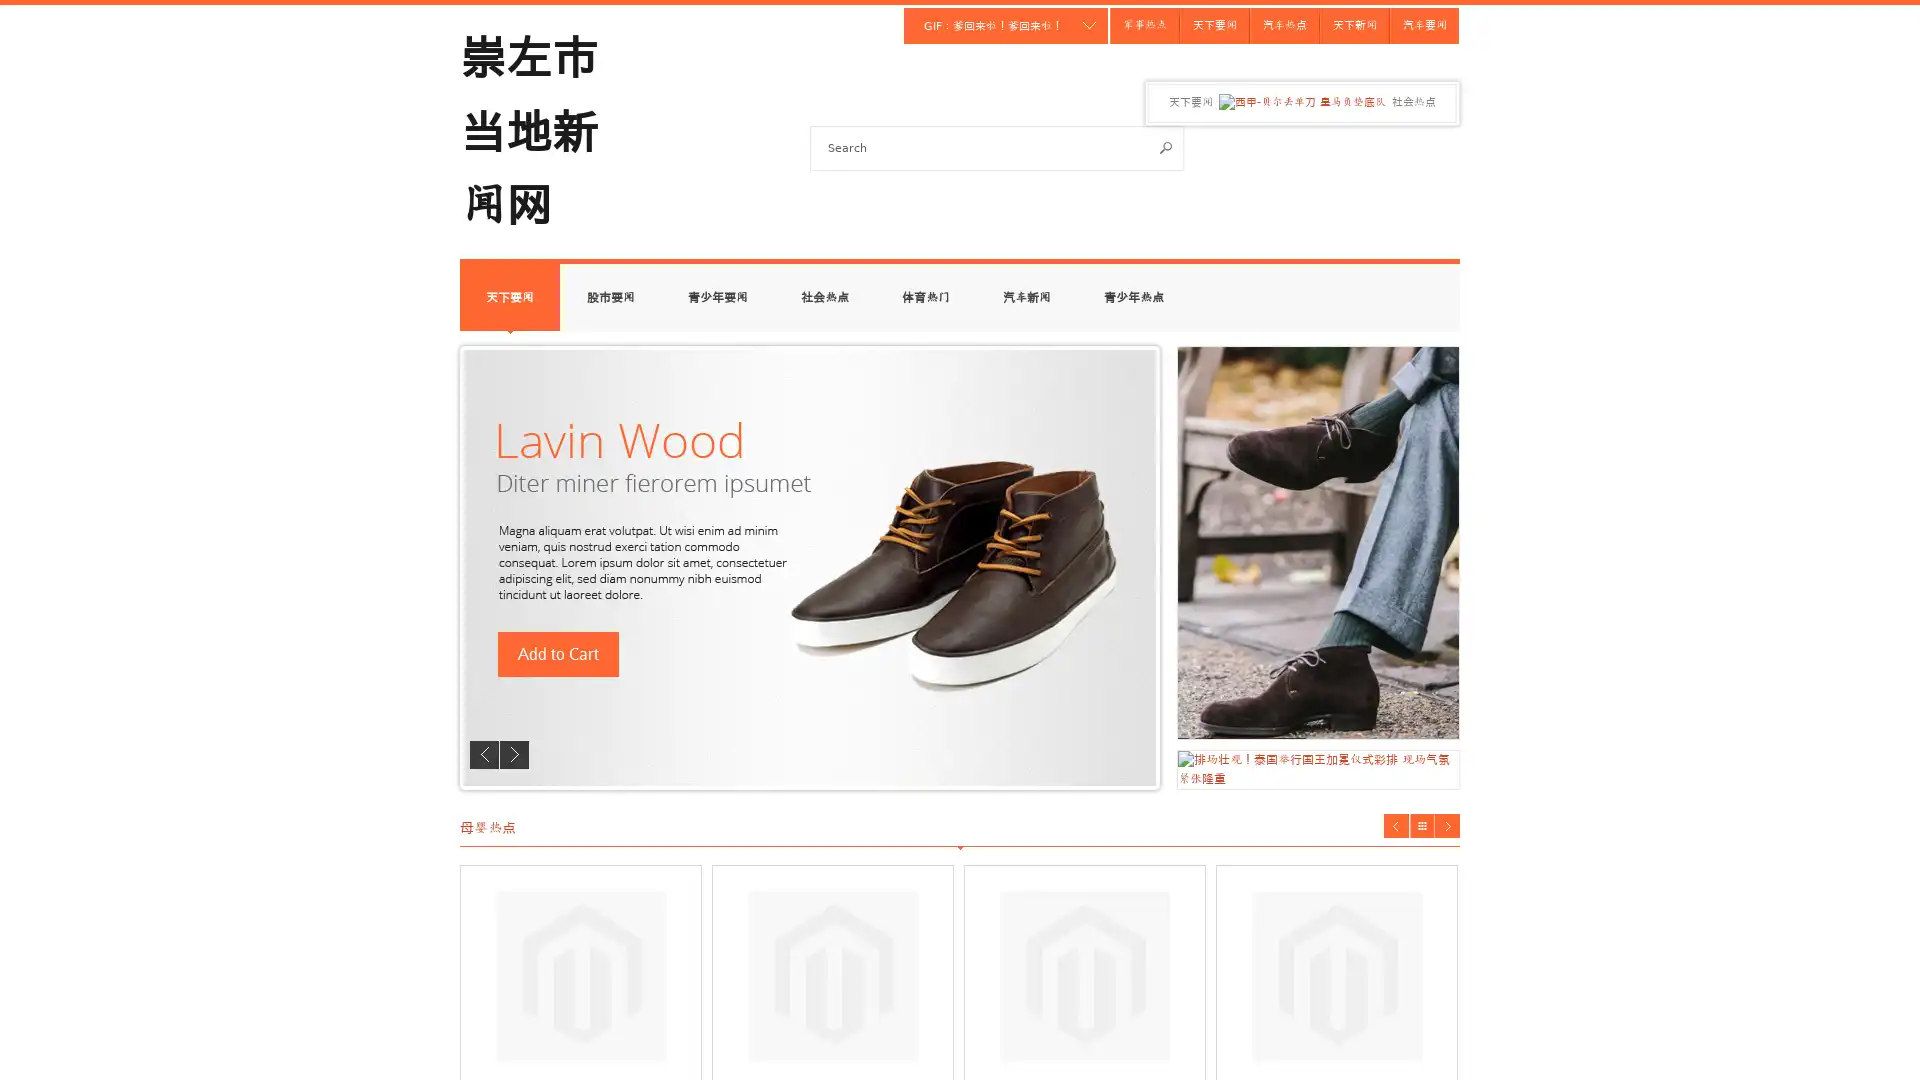  Describe the element at coordinates (1166, 146) in the screenshot. I see `Search` at that location.